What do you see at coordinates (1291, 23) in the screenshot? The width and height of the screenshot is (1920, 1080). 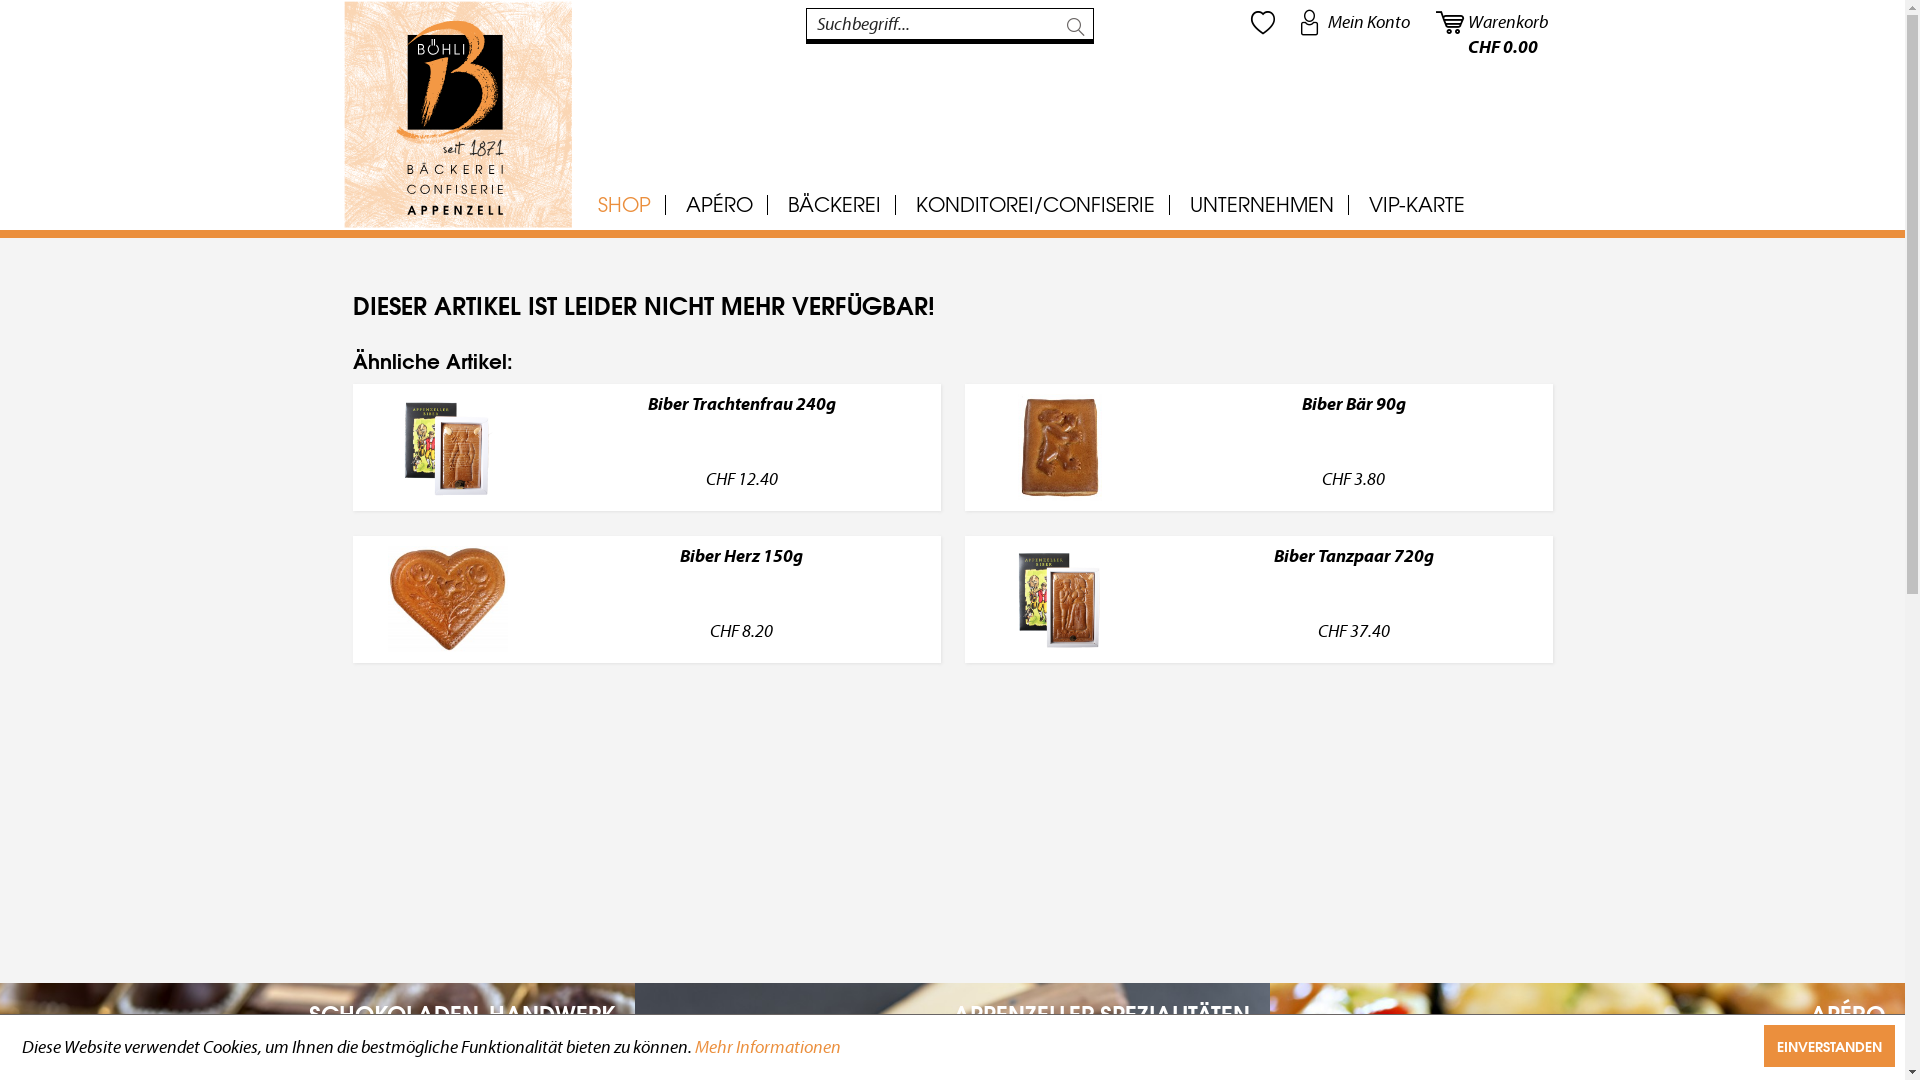 I see `'Mein Konto'` at bounding box center [1291, 23].